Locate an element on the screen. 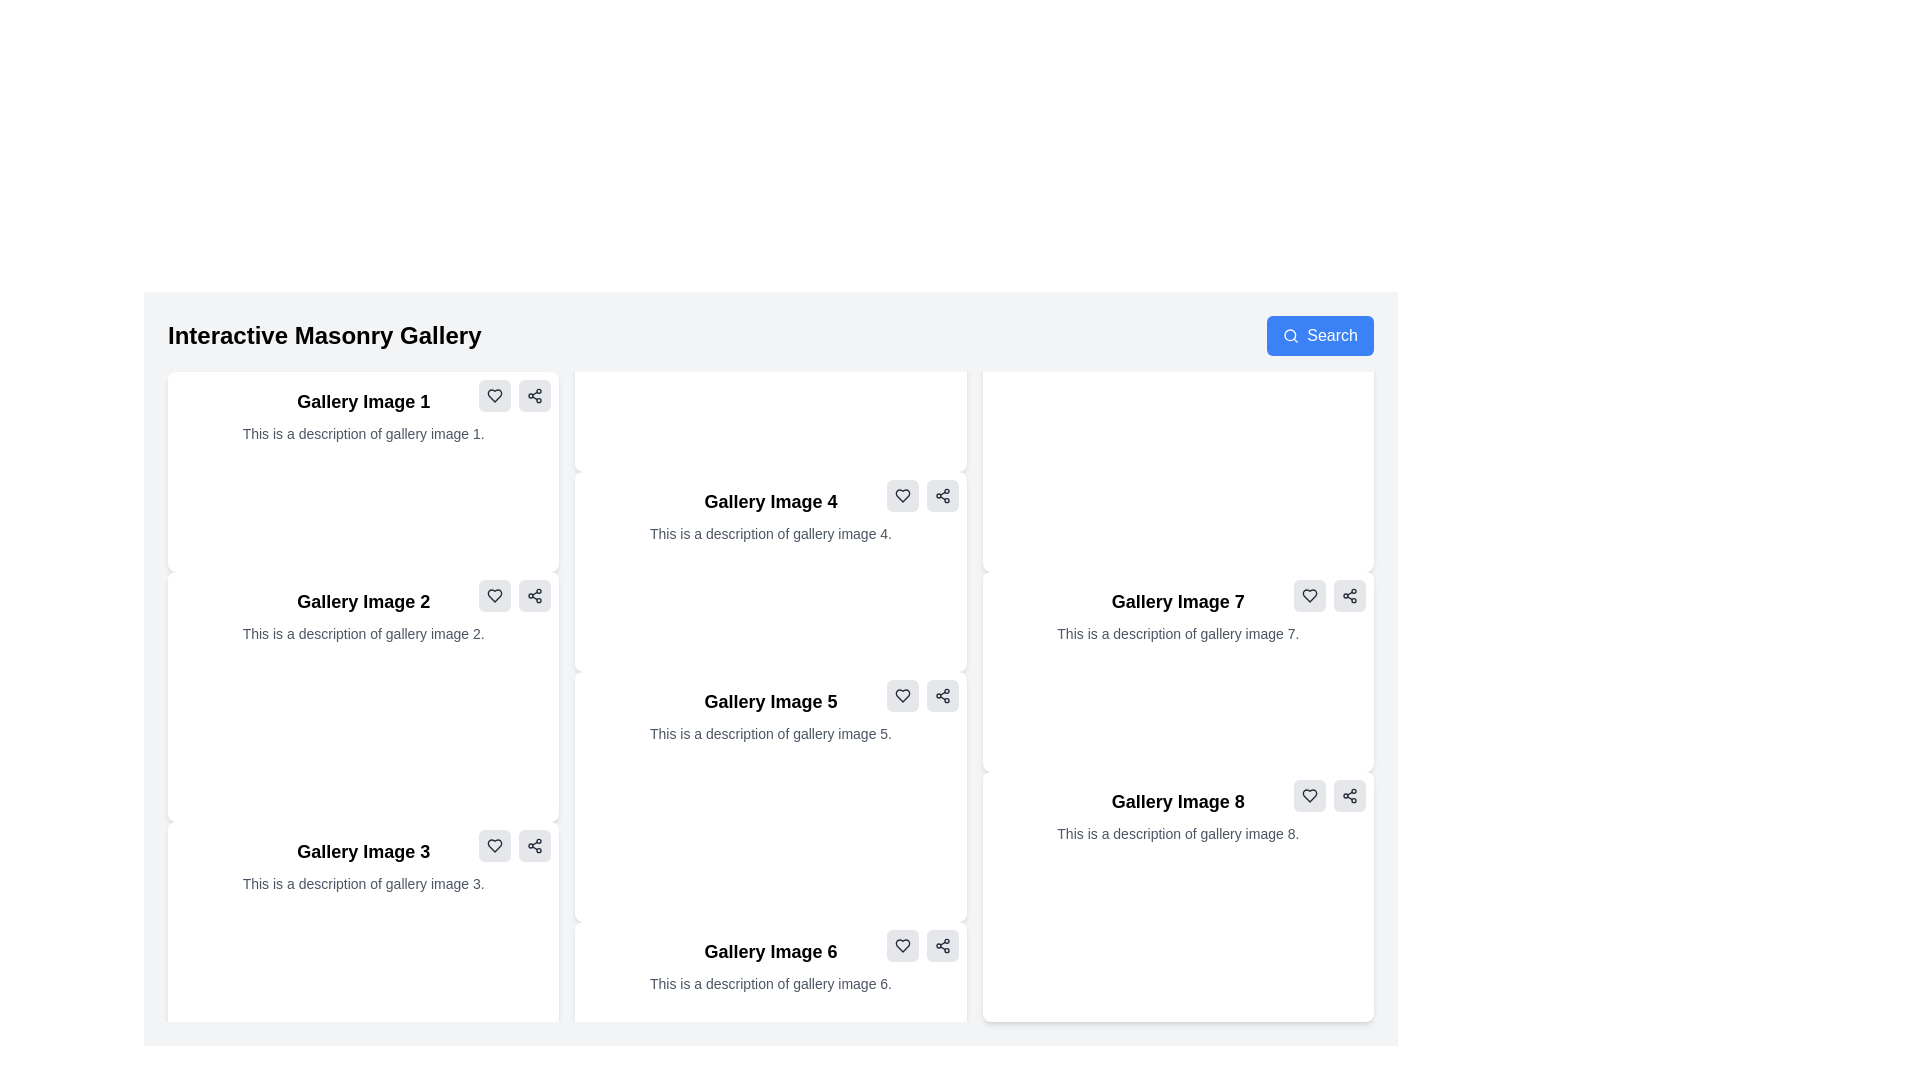 The height and width of the screenshot is (1080, 1920). the heart-shaped icon button located within the card of 'Gallery Image 4' is located at coordinates (901, 495).